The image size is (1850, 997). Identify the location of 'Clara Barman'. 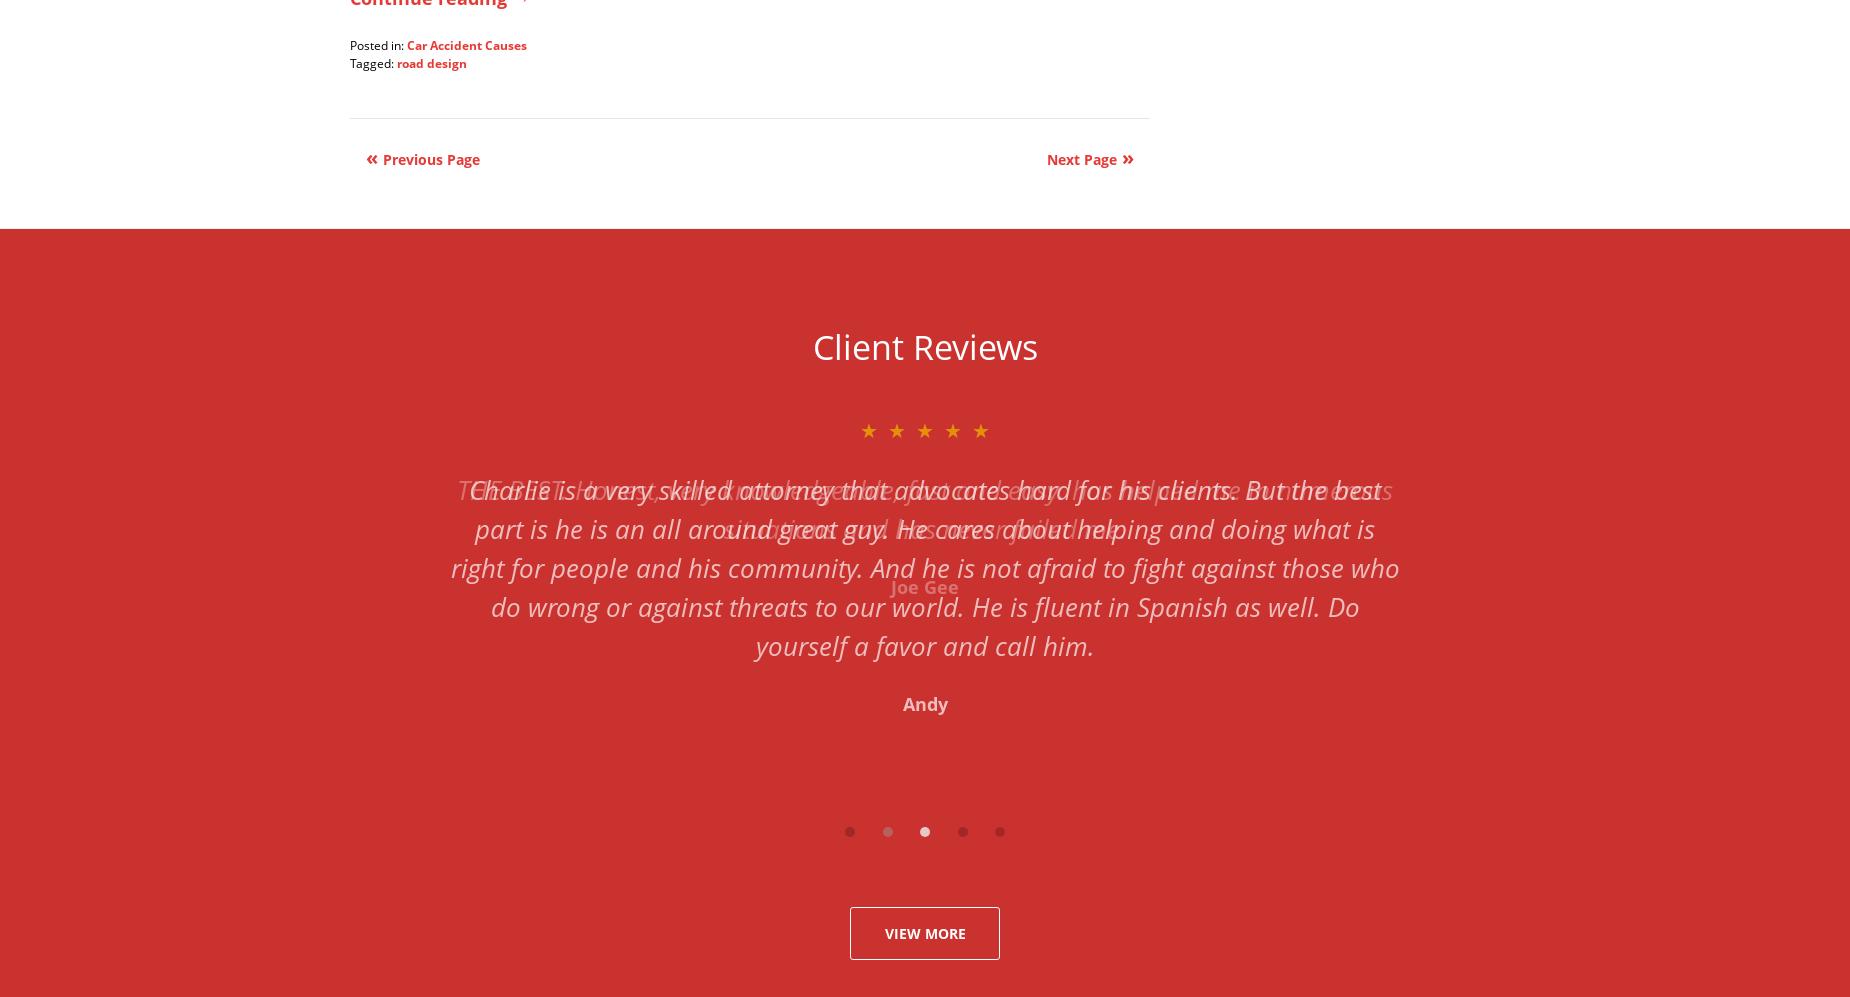
(925, 624).